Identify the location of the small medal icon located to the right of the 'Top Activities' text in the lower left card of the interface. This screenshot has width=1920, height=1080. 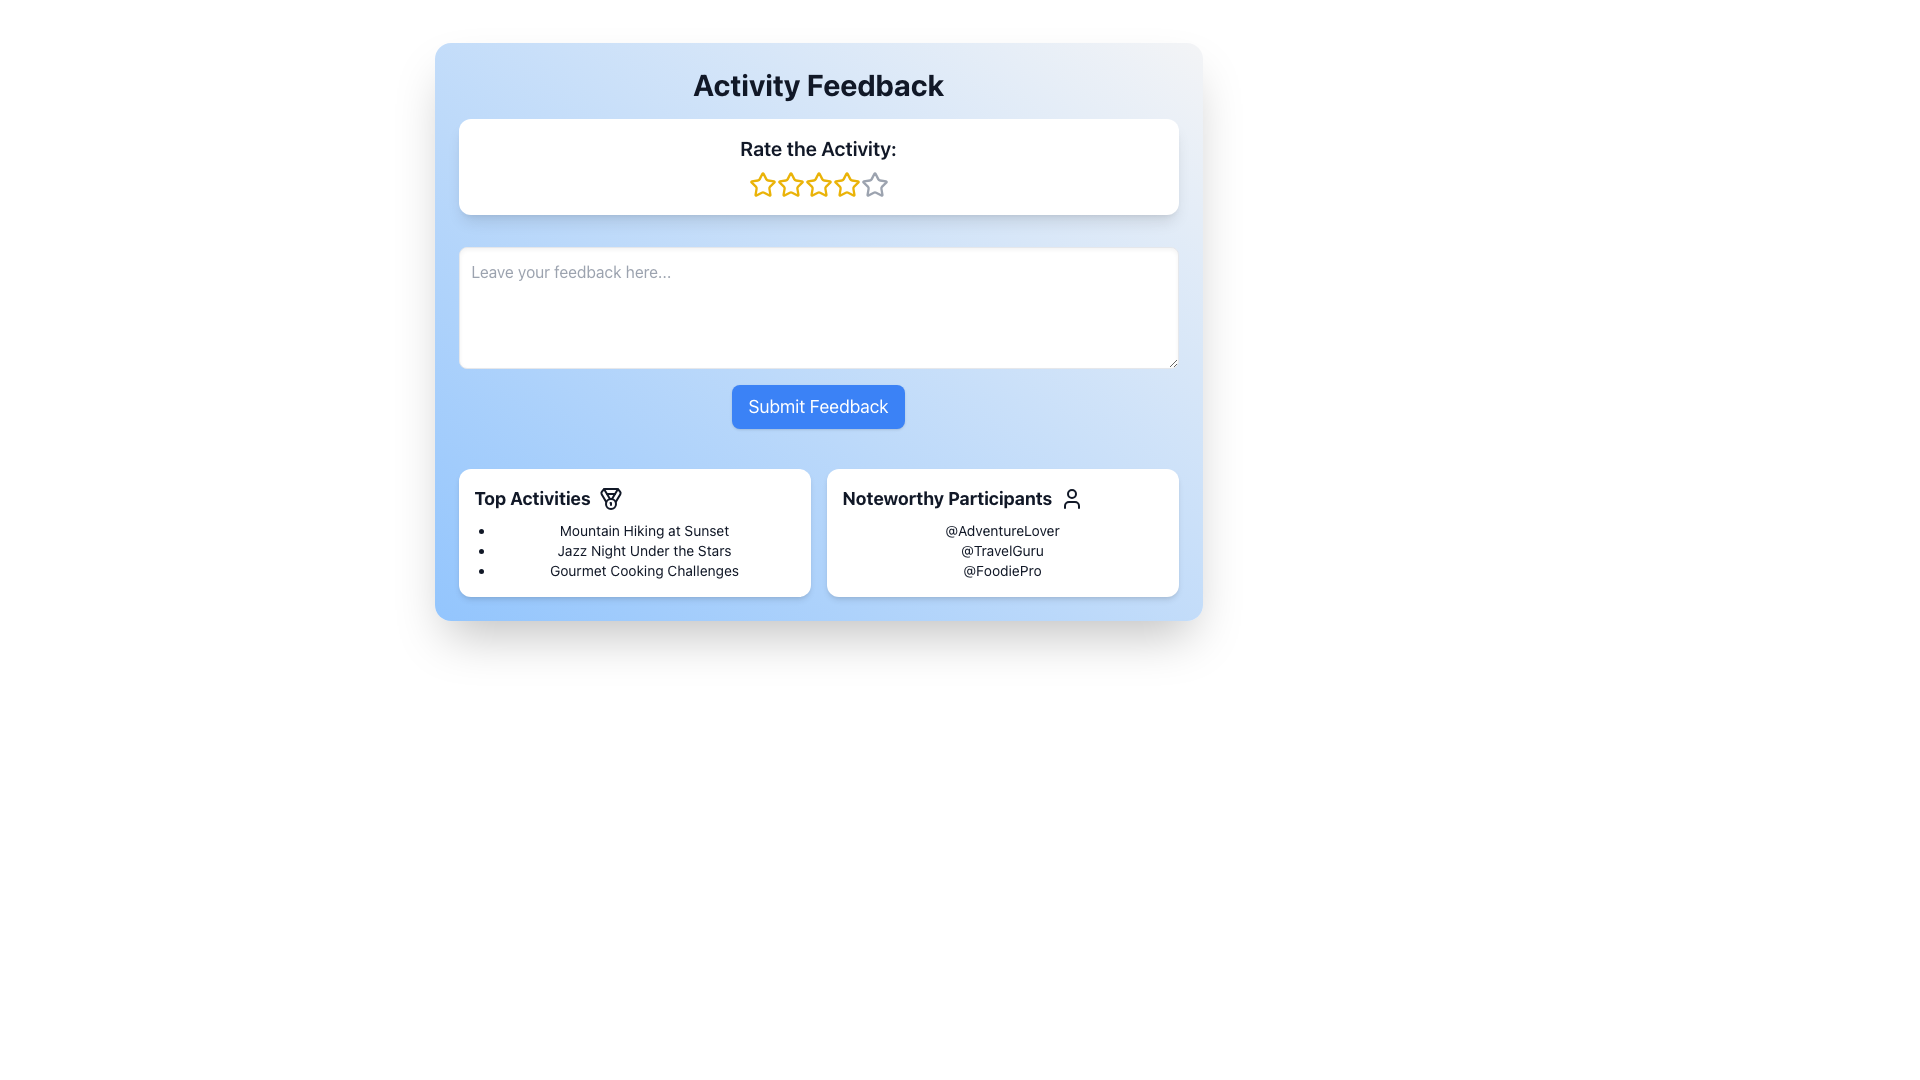
(609, 497).